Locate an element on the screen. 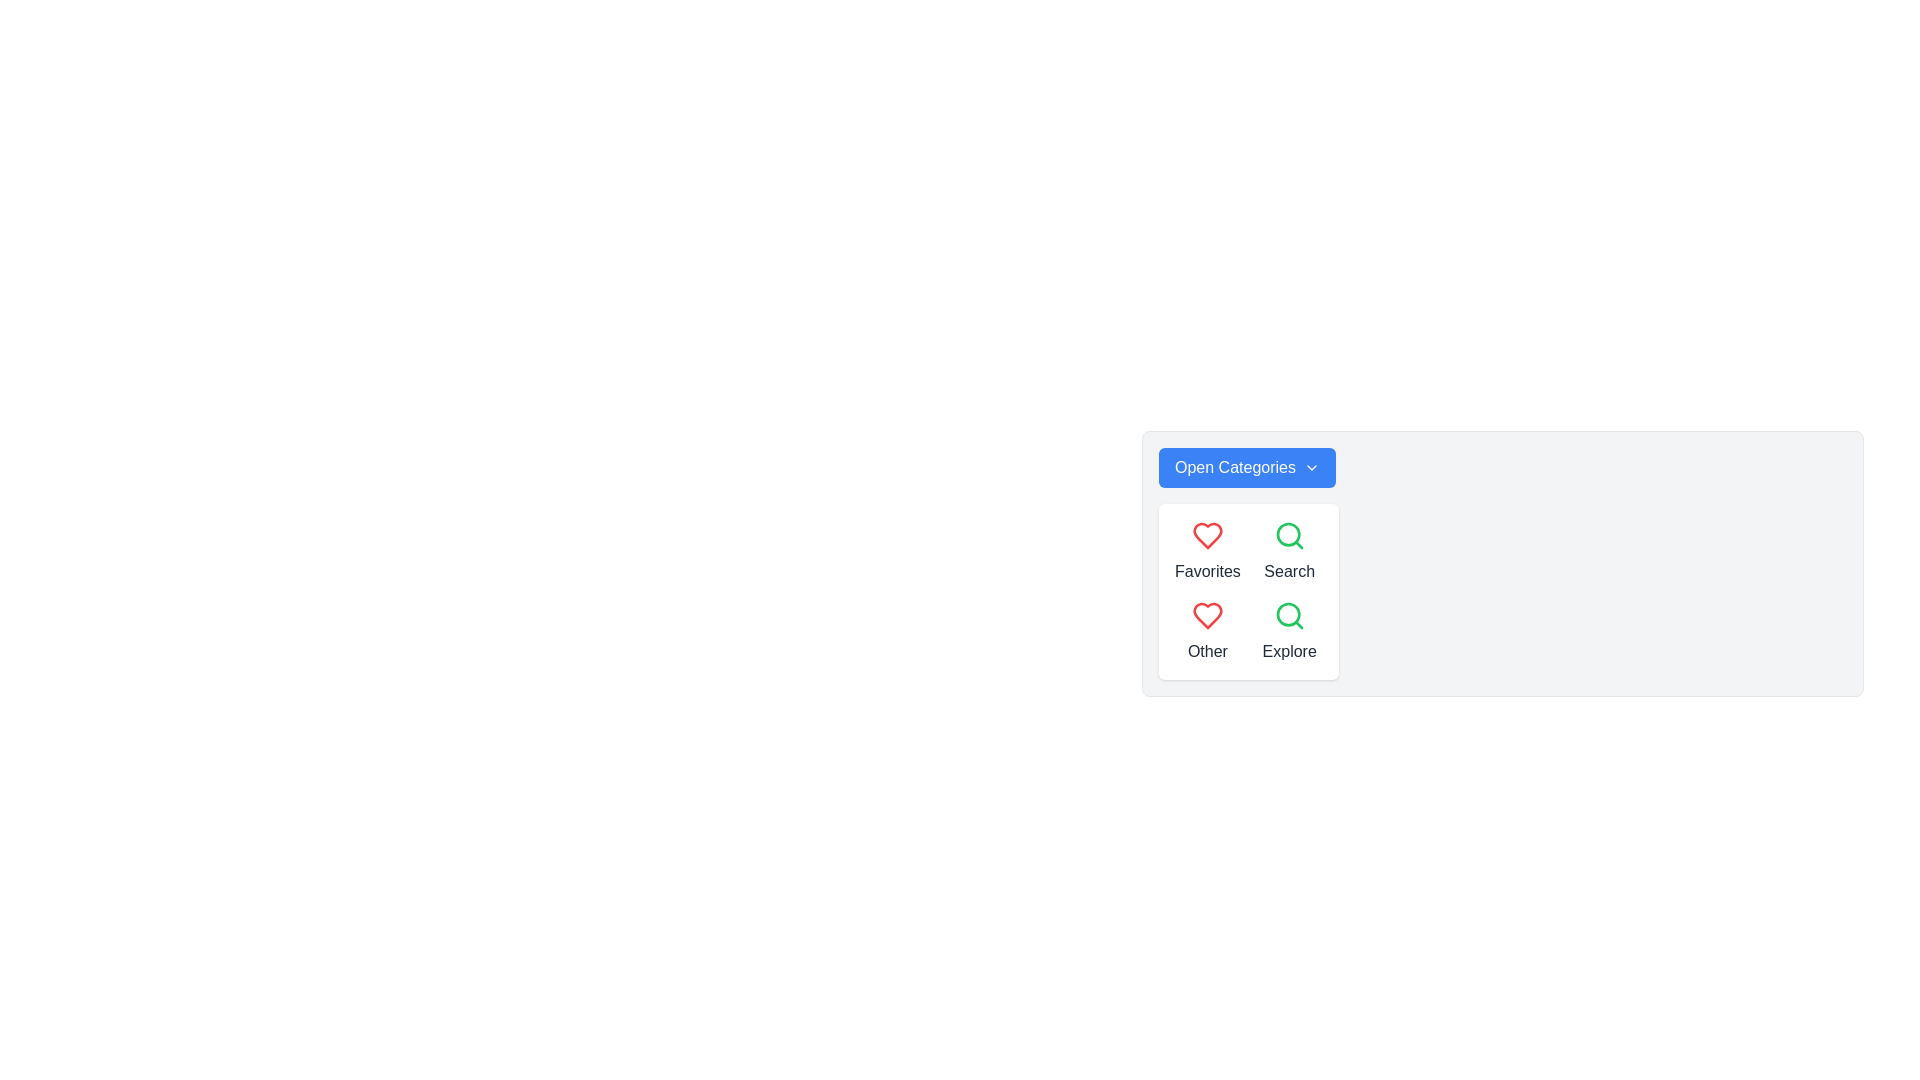 Image resolution: width=1920 pixels, height=1080 pixels. the Text label located in the lower-left section of the categorized layout, beneath the heart icon, which indicates additional options under the 'Other' category is located at coordinates (1206, 651).